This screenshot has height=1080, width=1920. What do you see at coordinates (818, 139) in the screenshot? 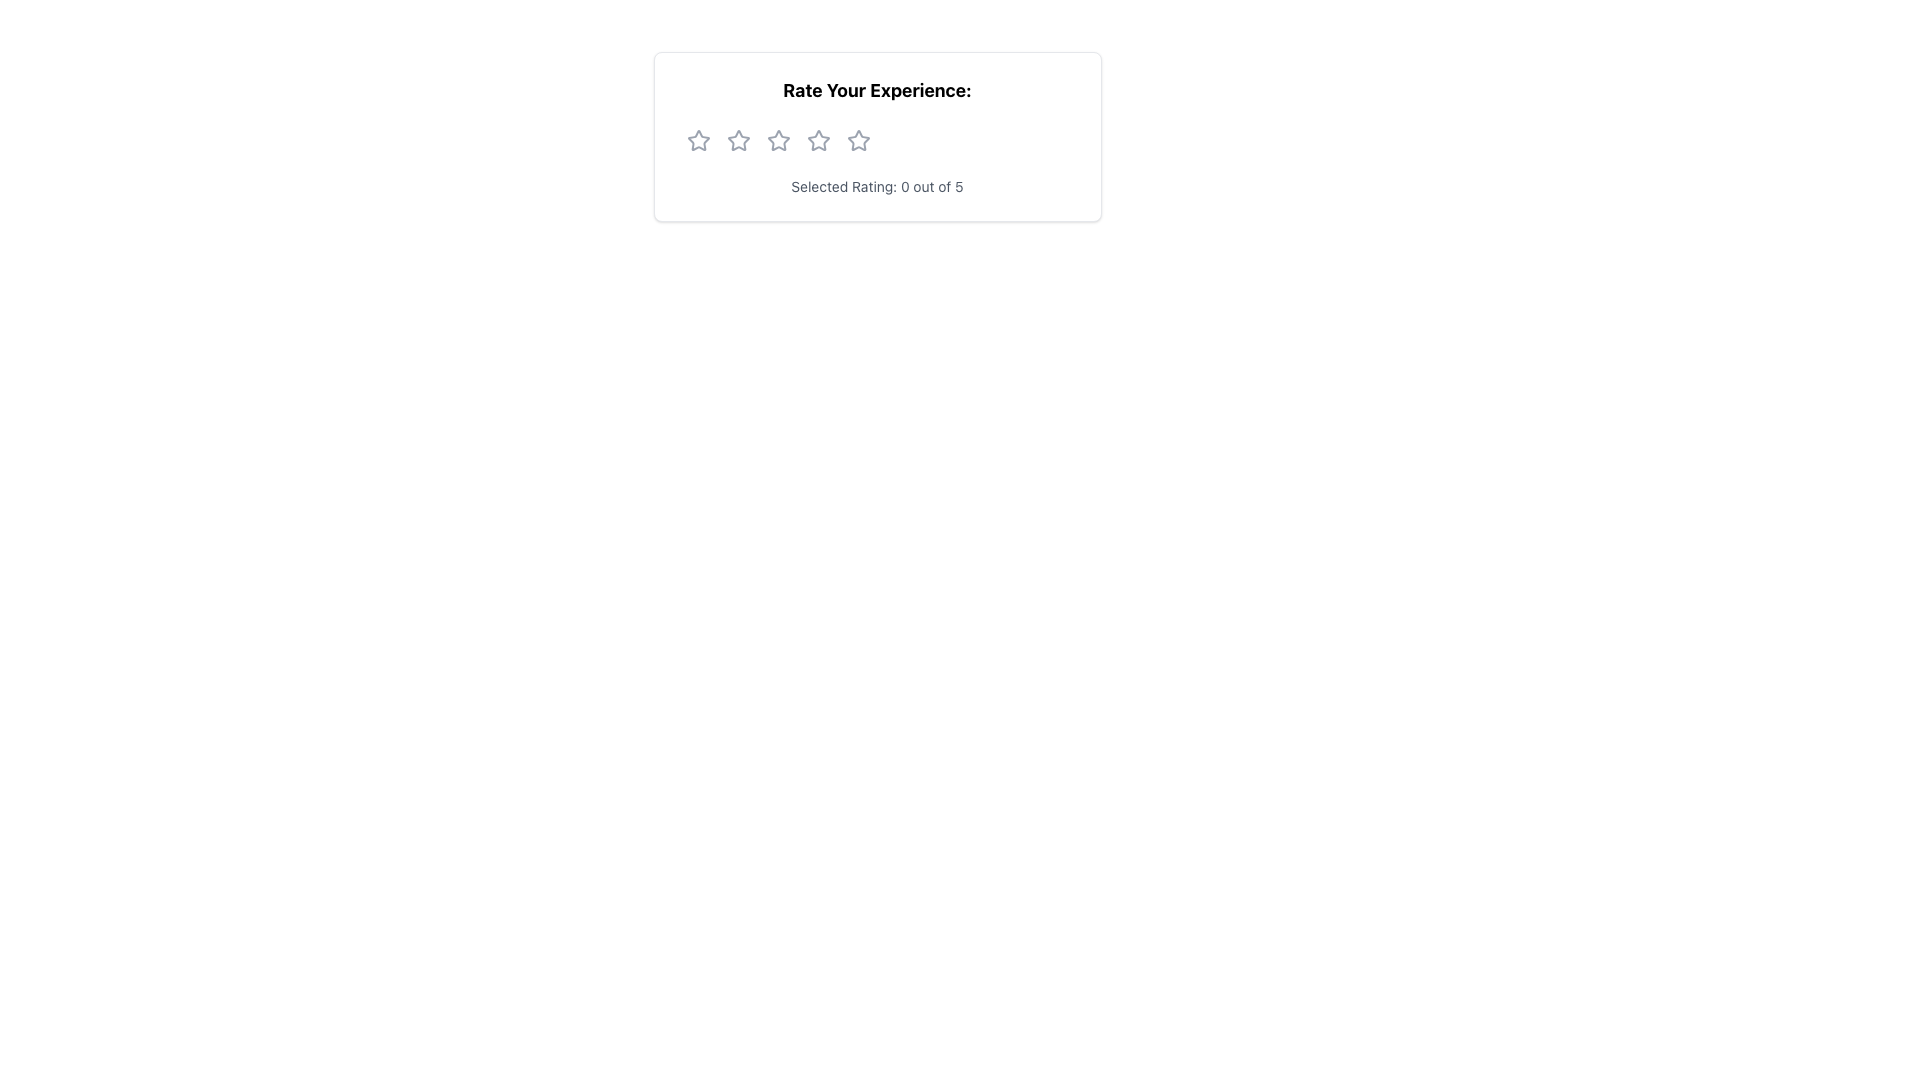
I see `the third star in the horizontal row of five stars used for a rating system` at bounding box center [818, 139].